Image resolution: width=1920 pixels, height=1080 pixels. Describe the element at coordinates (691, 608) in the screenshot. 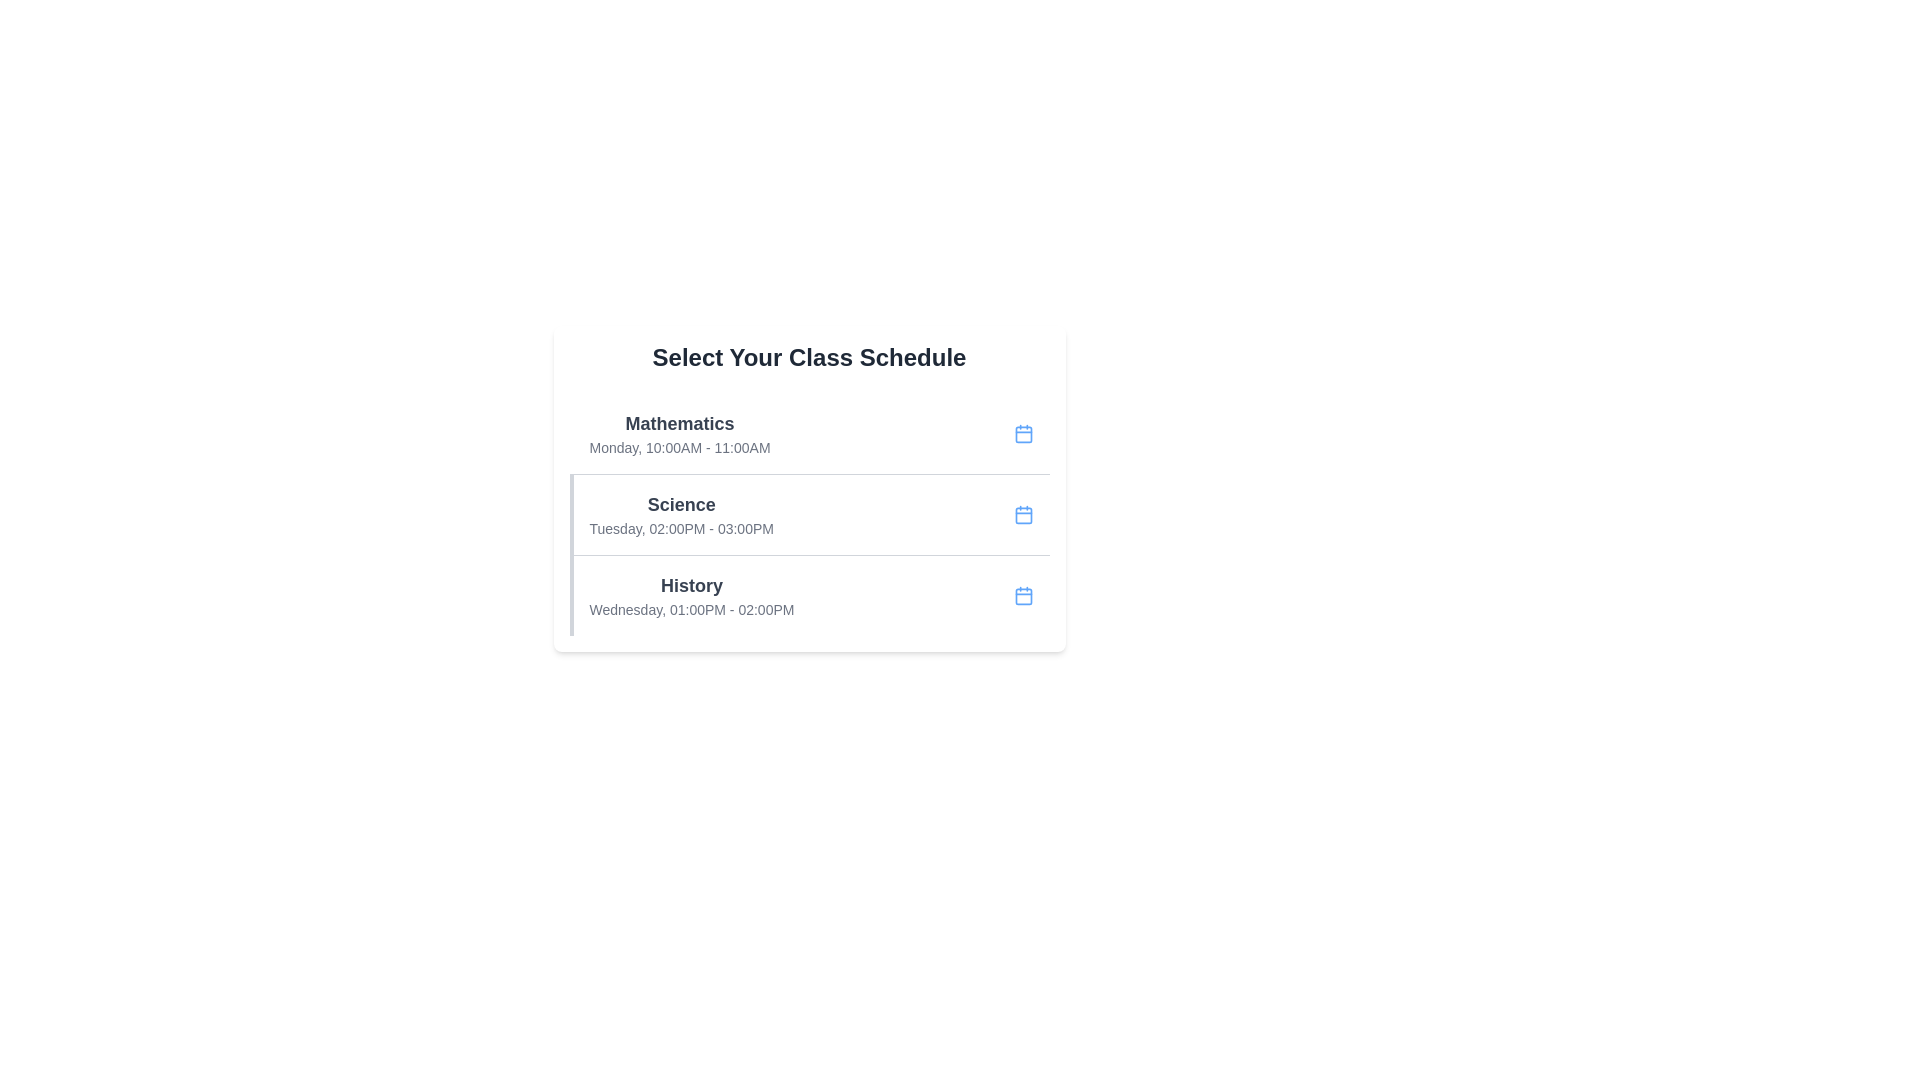

I see `the text providing information about the scheduled timing for the 'History' event` at that location.